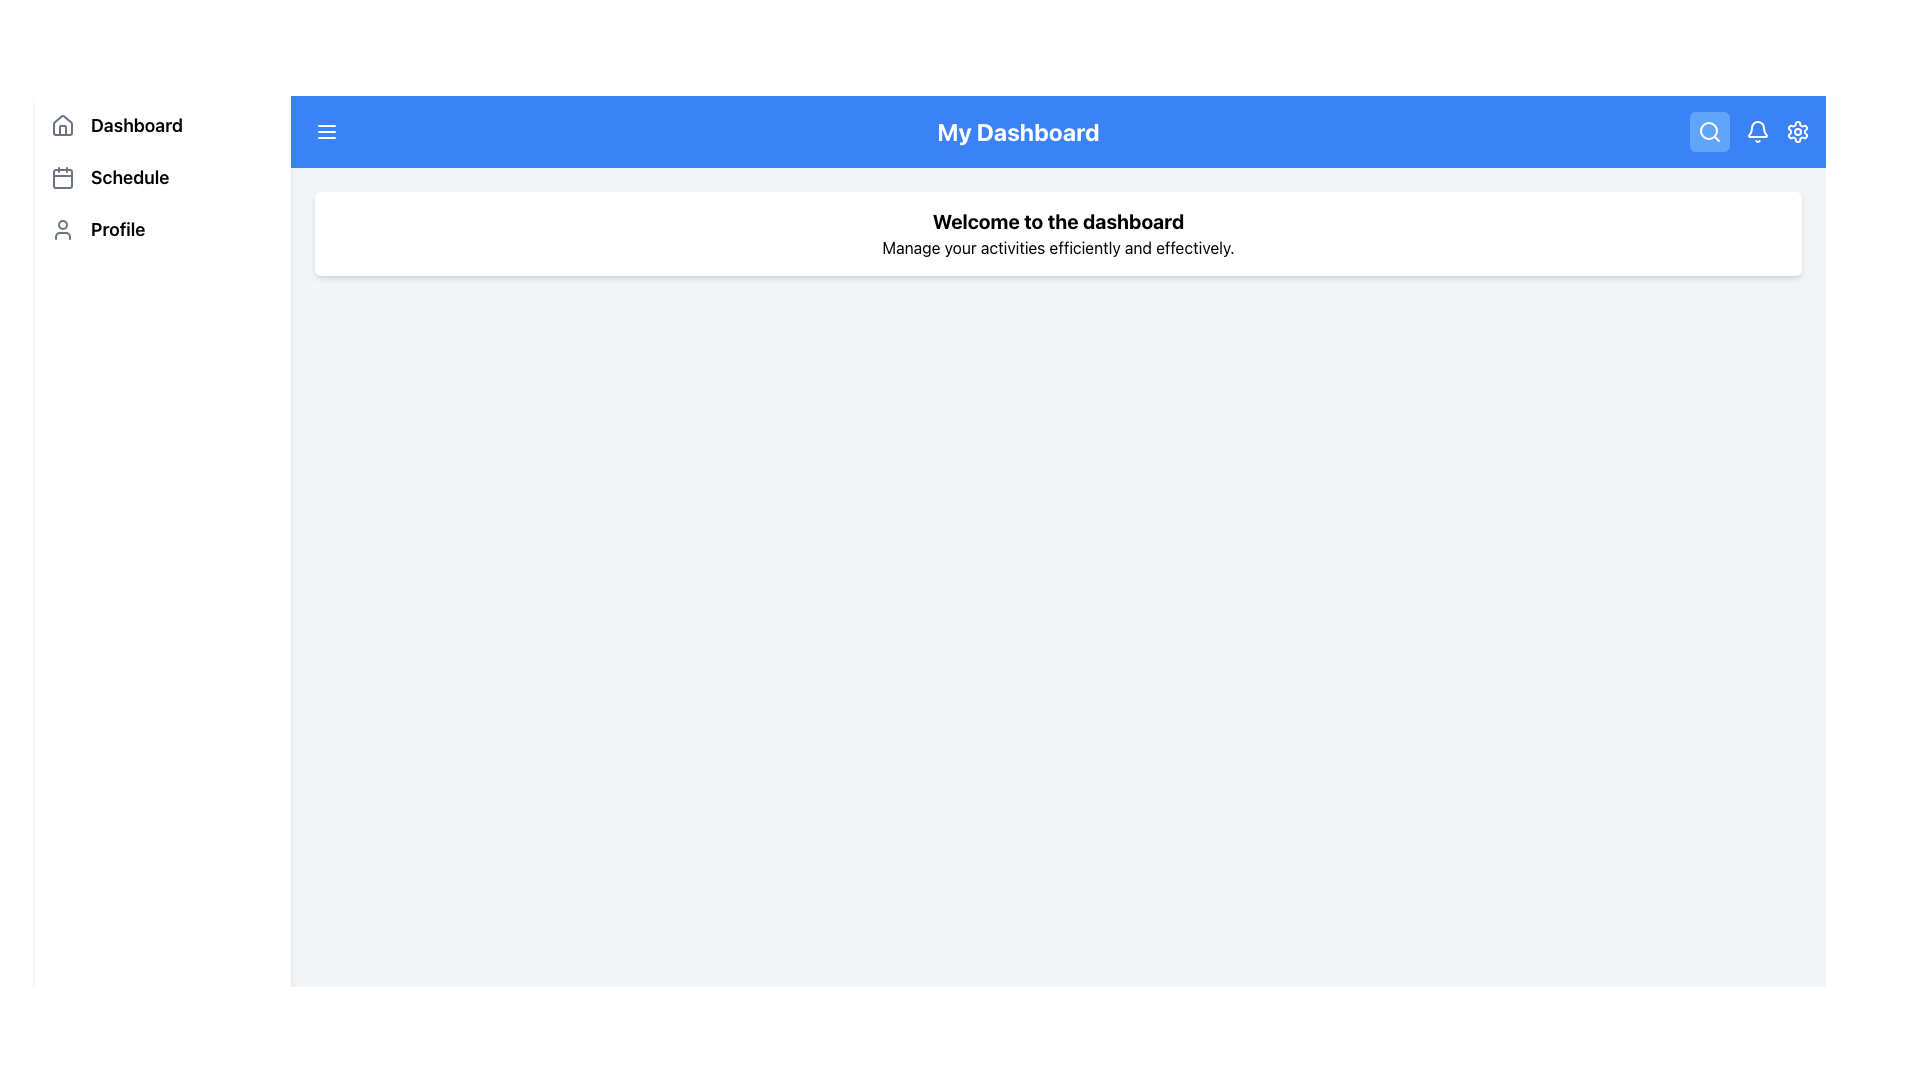 The height and width of the screenshot is (1080, 1920). Describe the element at coordinates (1797, 131) in the screenshot. I see `the settings button located at the top-right corner of the header bar, following the bell icon` at that location.